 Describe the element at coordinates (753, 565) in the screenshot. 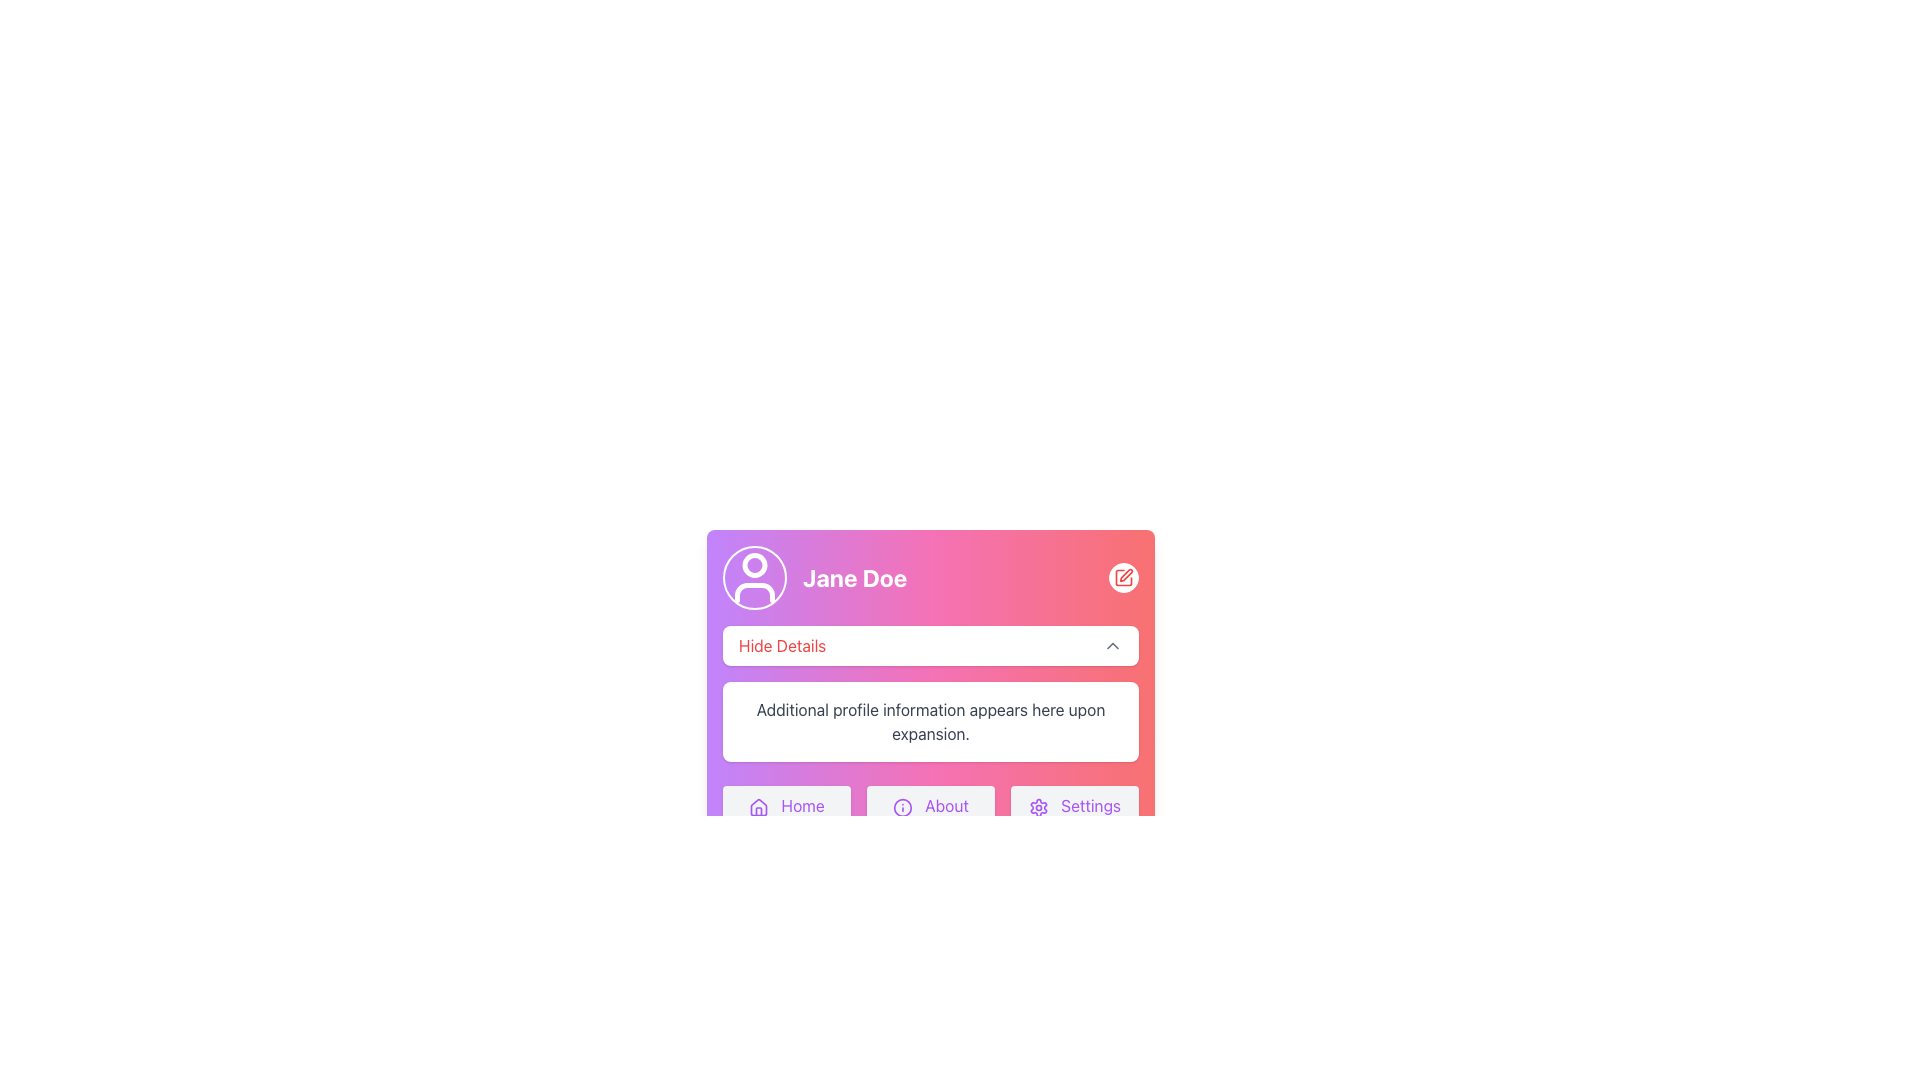

I see `the circular profile-like shape representing the user's head, located at the center of the user profile icon` at that location.